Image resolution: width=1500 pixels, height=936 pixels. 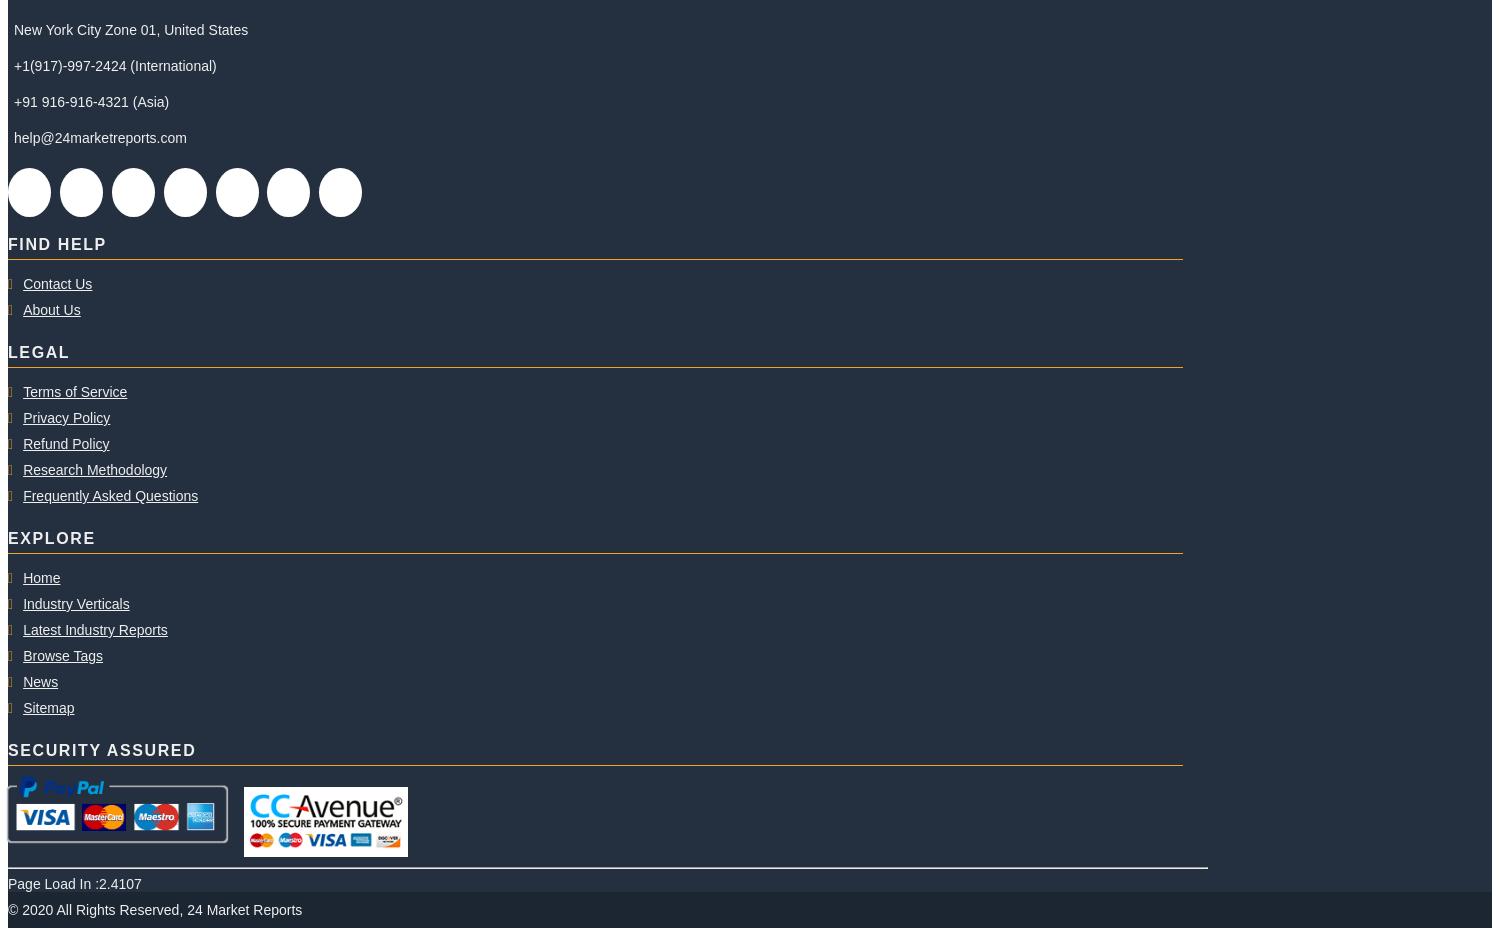 I want to click on 'Contact Us', so click(x=57, y=283).